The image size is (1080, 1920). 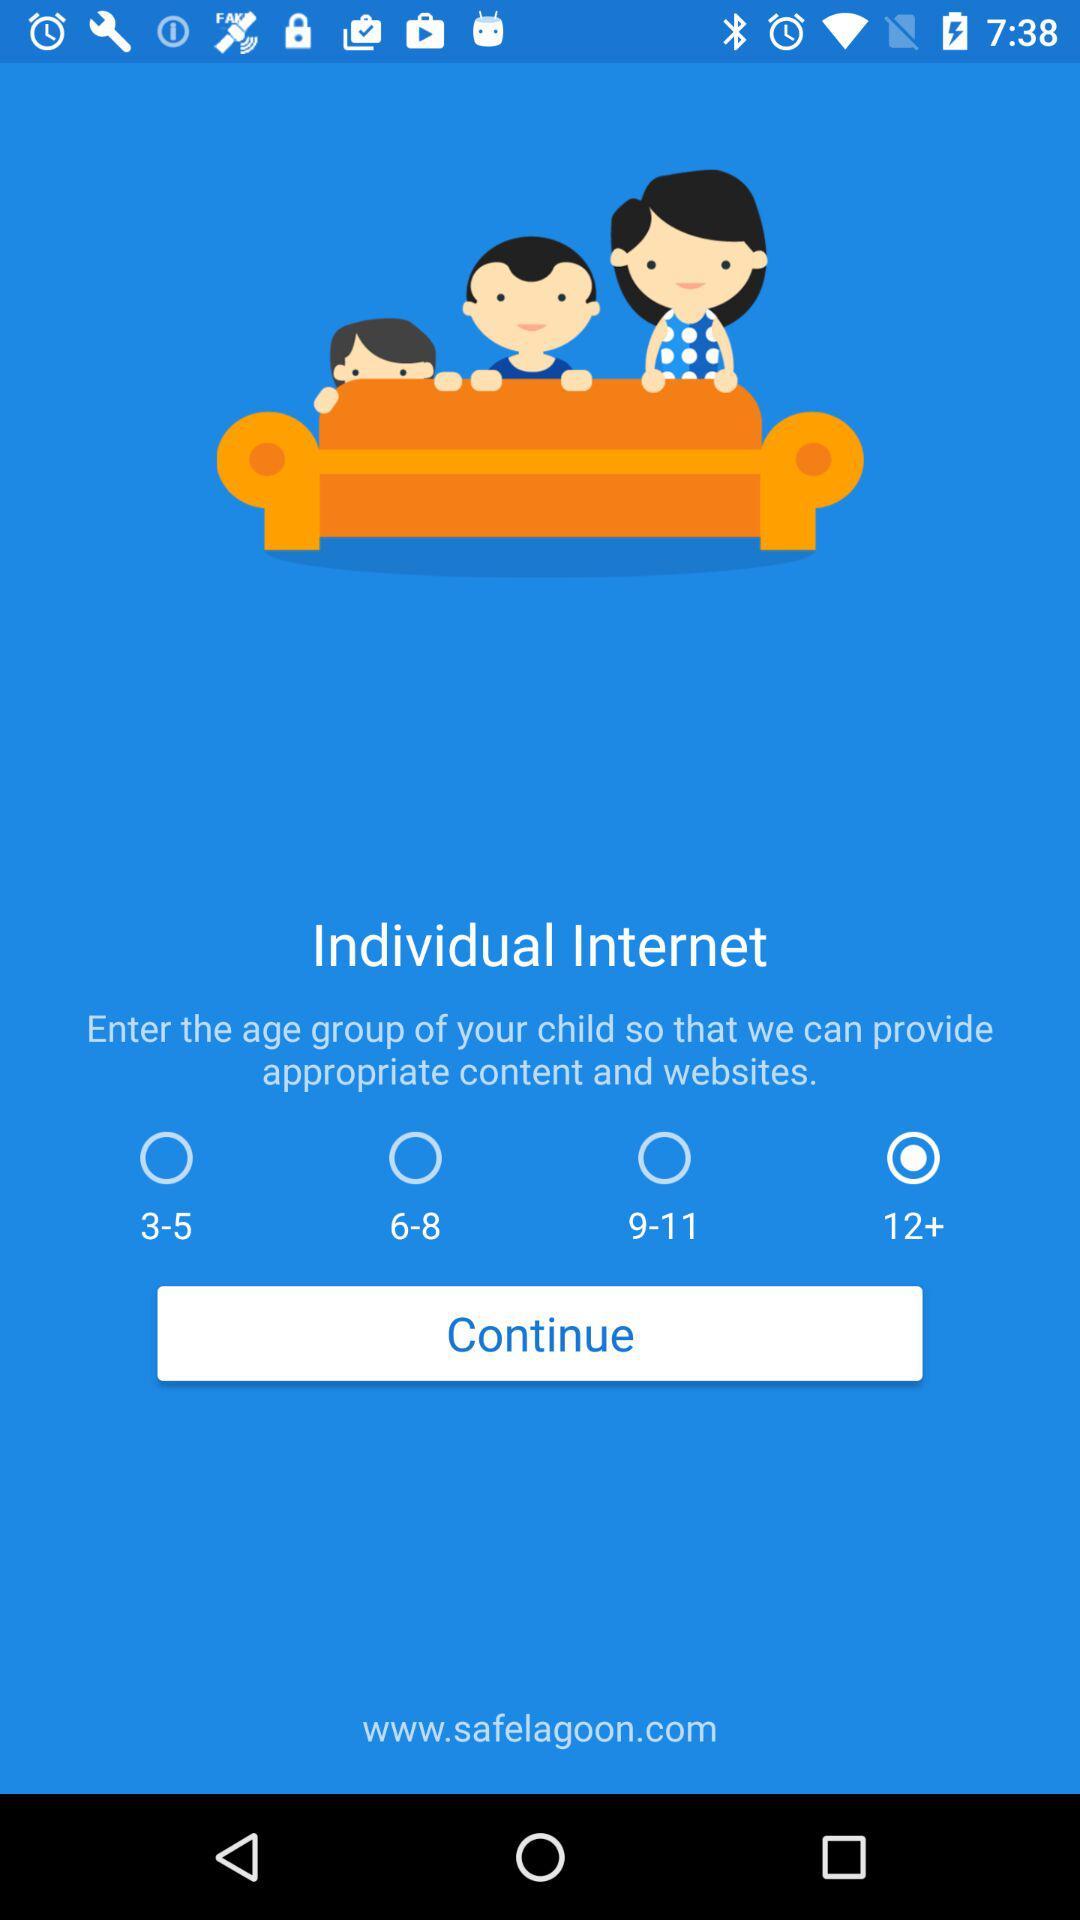 I want to click on 12+, so click(x=913, y=1182).